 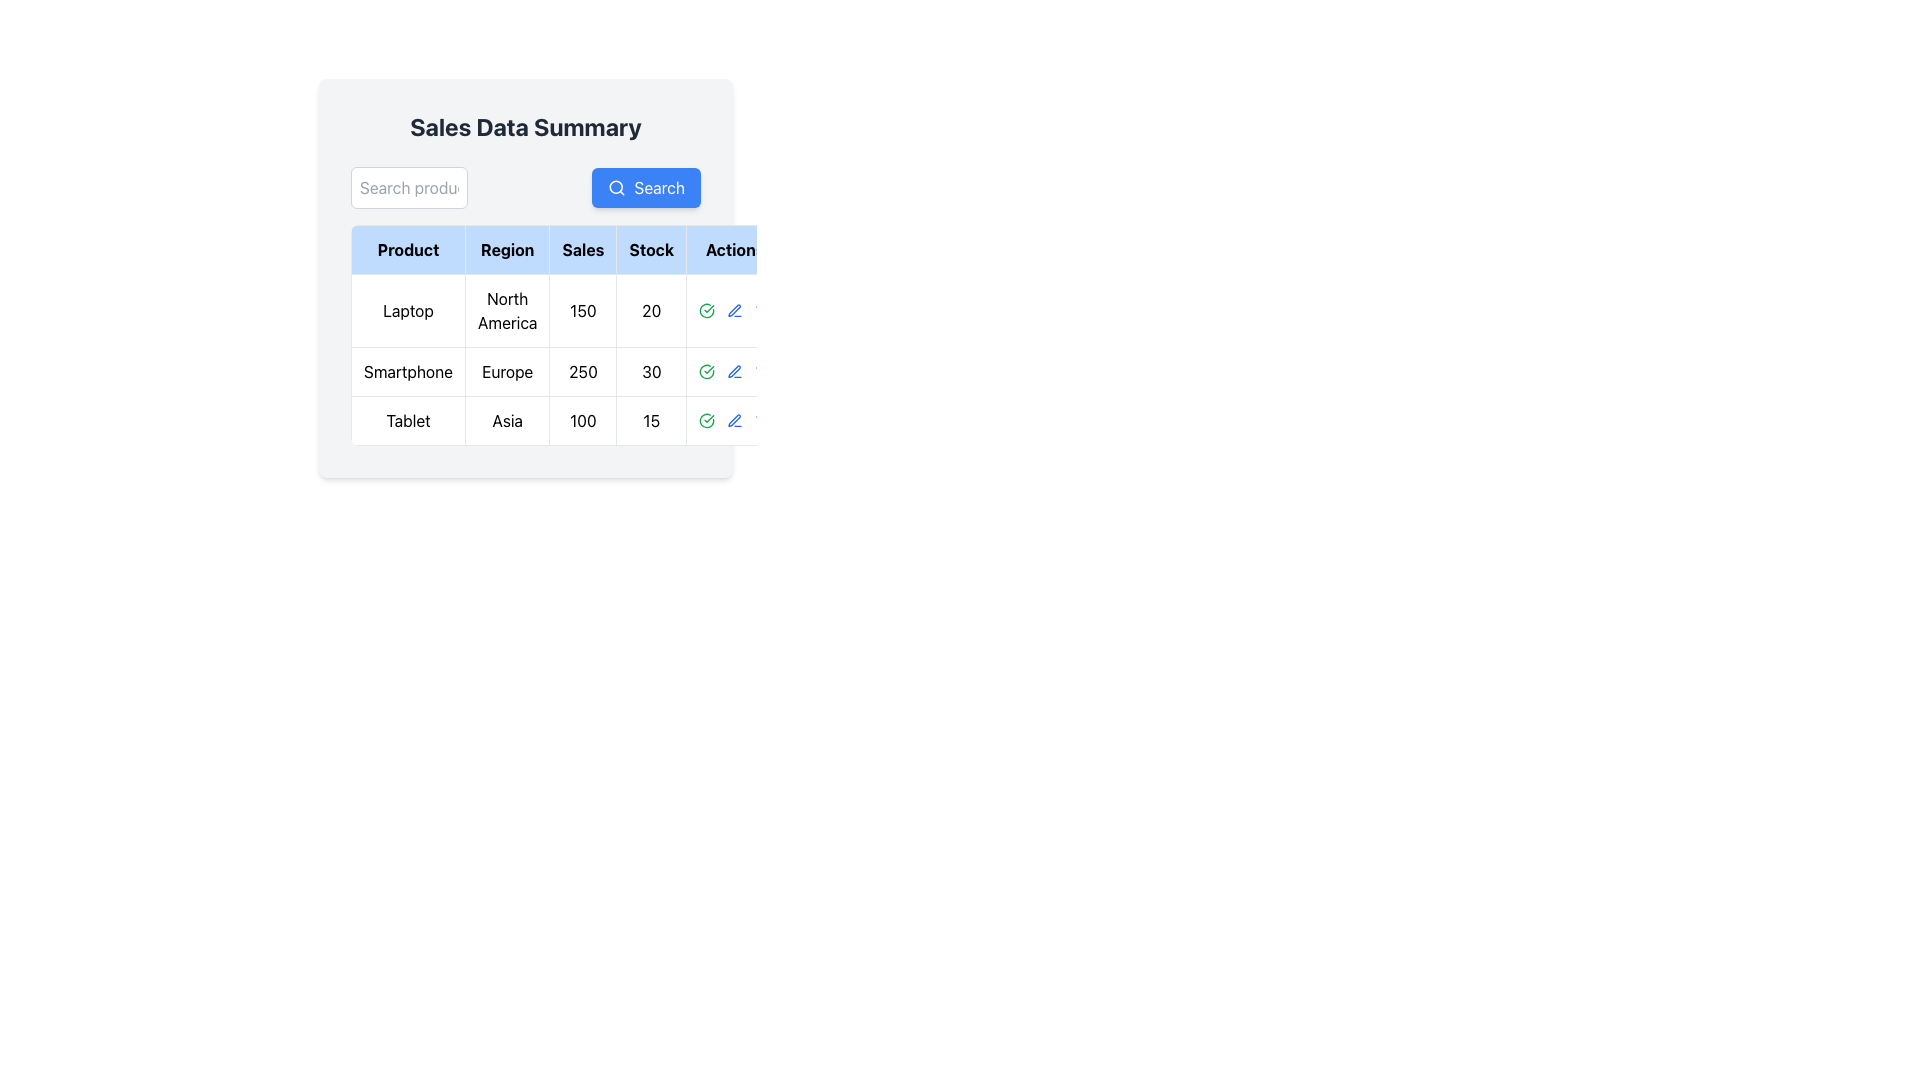 What do you see at coordinates (651, 311) in the screenshot?
I see `the Label displaying the number '20' in the 'Stock' column of the 'Laptop' row in the data table` at bounding box center [651, 311].